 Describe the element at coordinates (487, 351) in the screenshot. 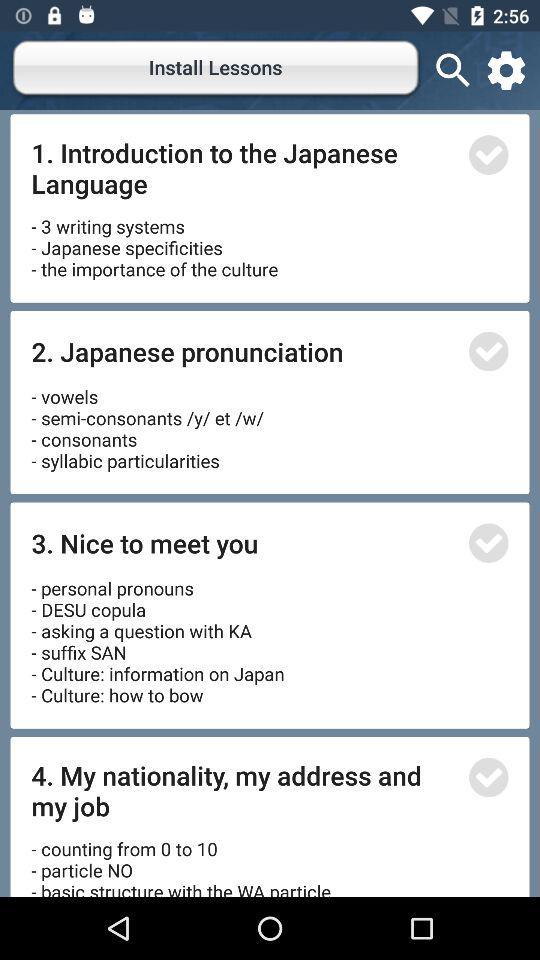

I see `lessons` at that location.